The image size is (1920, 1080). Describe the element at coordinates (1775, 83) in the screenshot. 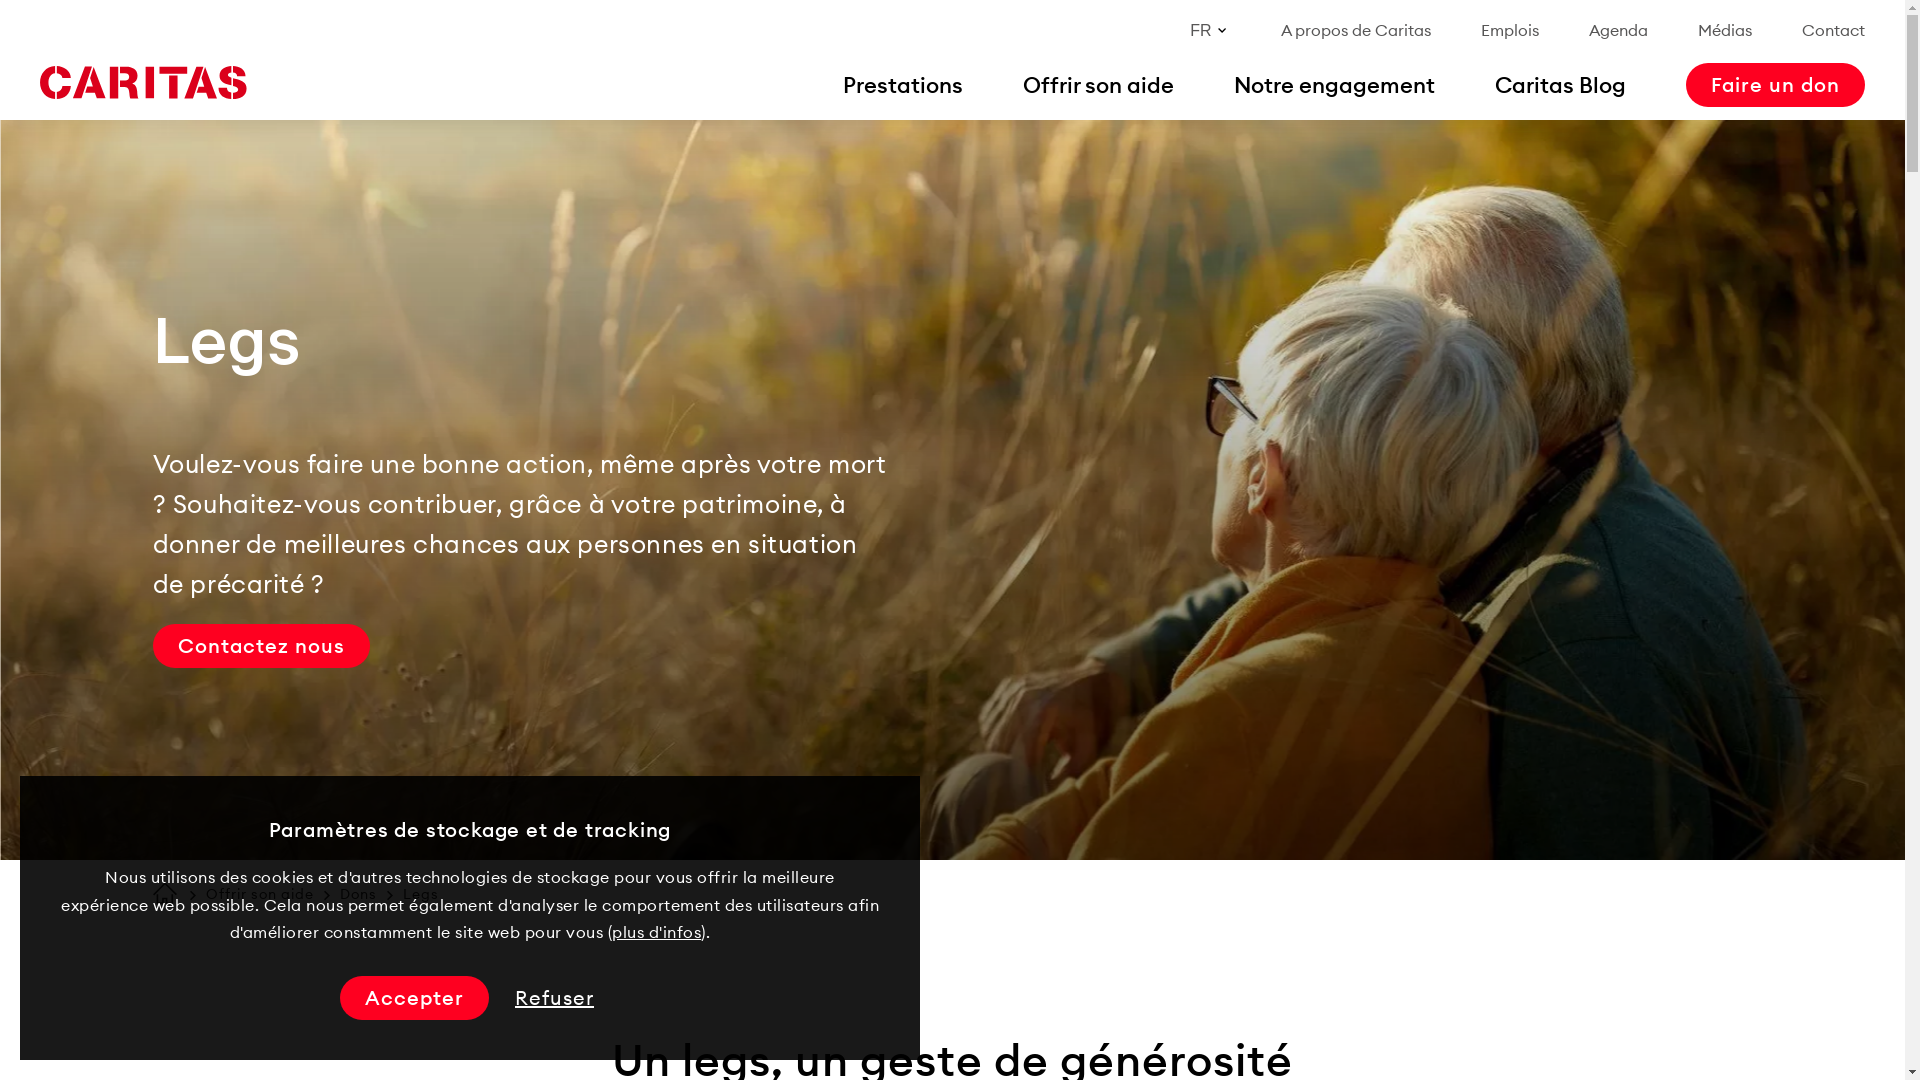

I see `'Faire un don'` at that location.